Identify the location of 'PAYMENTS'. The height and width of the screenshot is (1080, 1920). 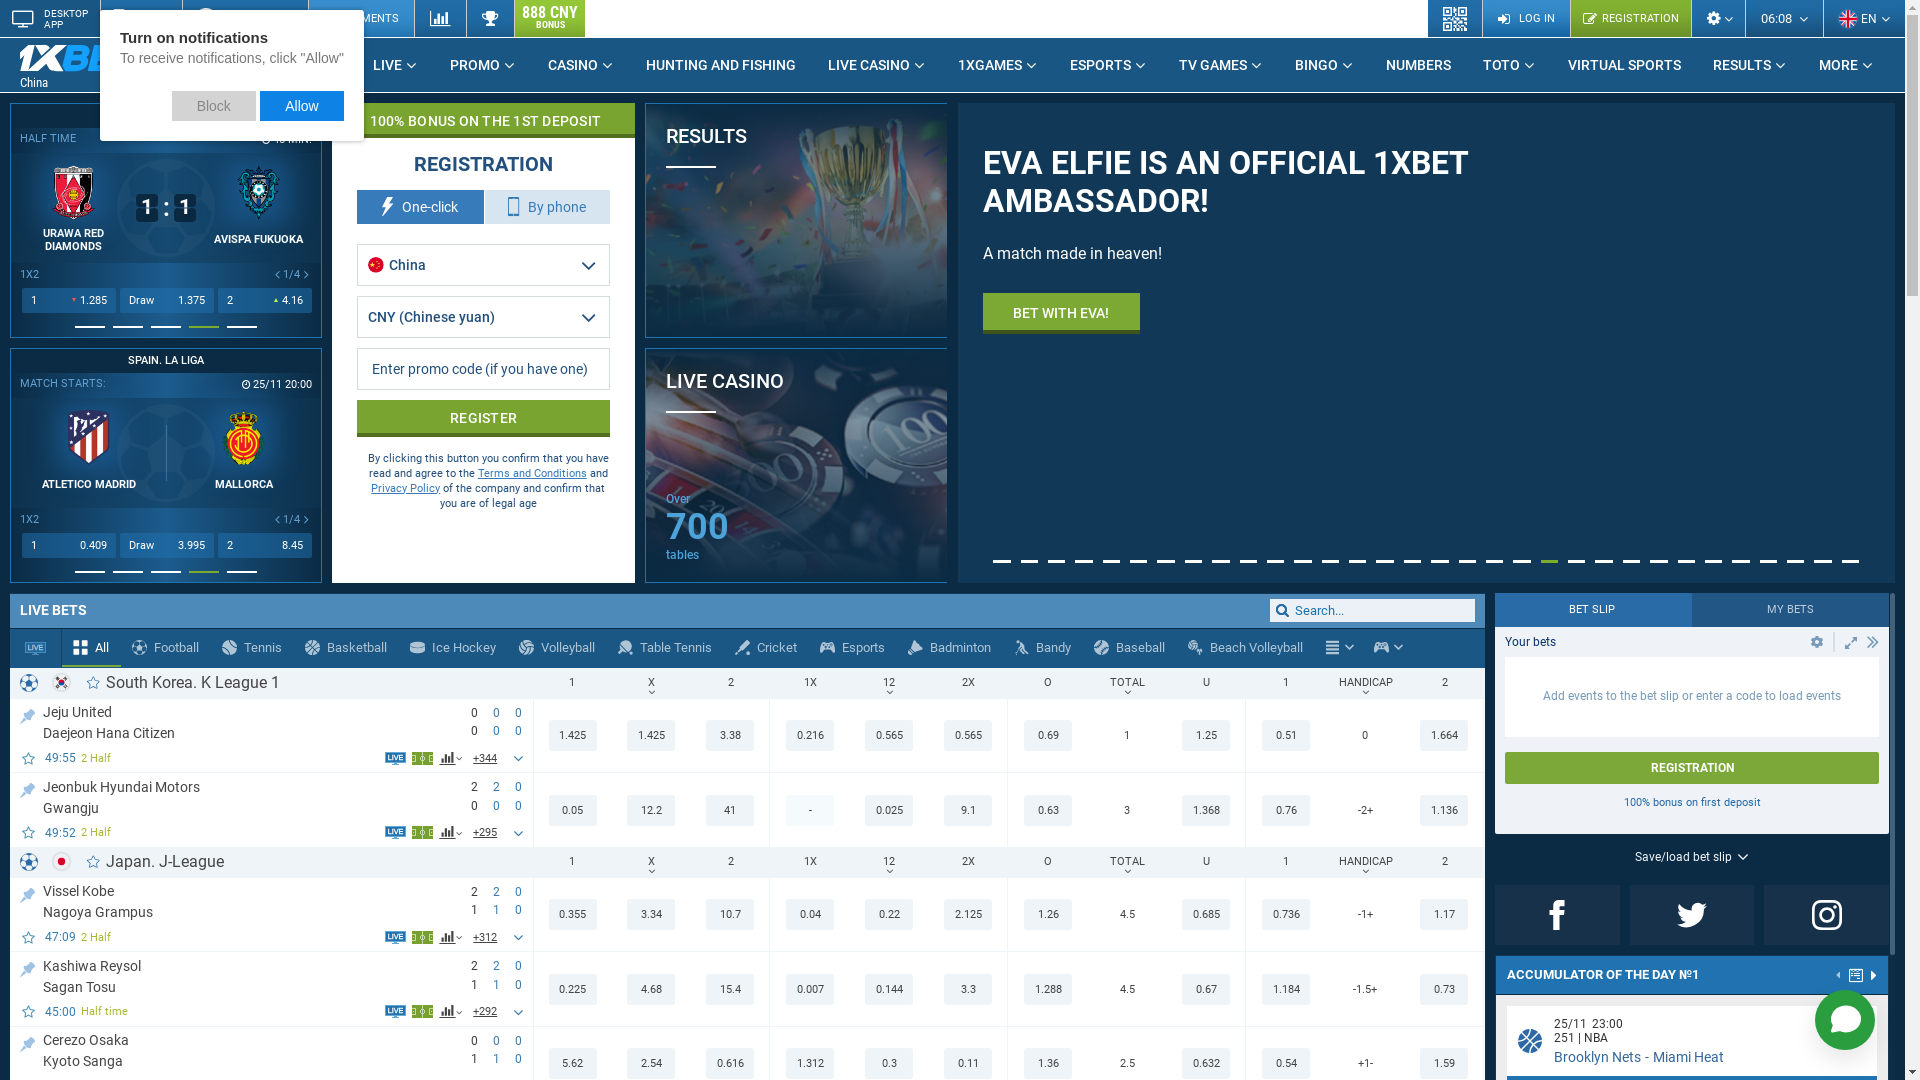
(360, 18).